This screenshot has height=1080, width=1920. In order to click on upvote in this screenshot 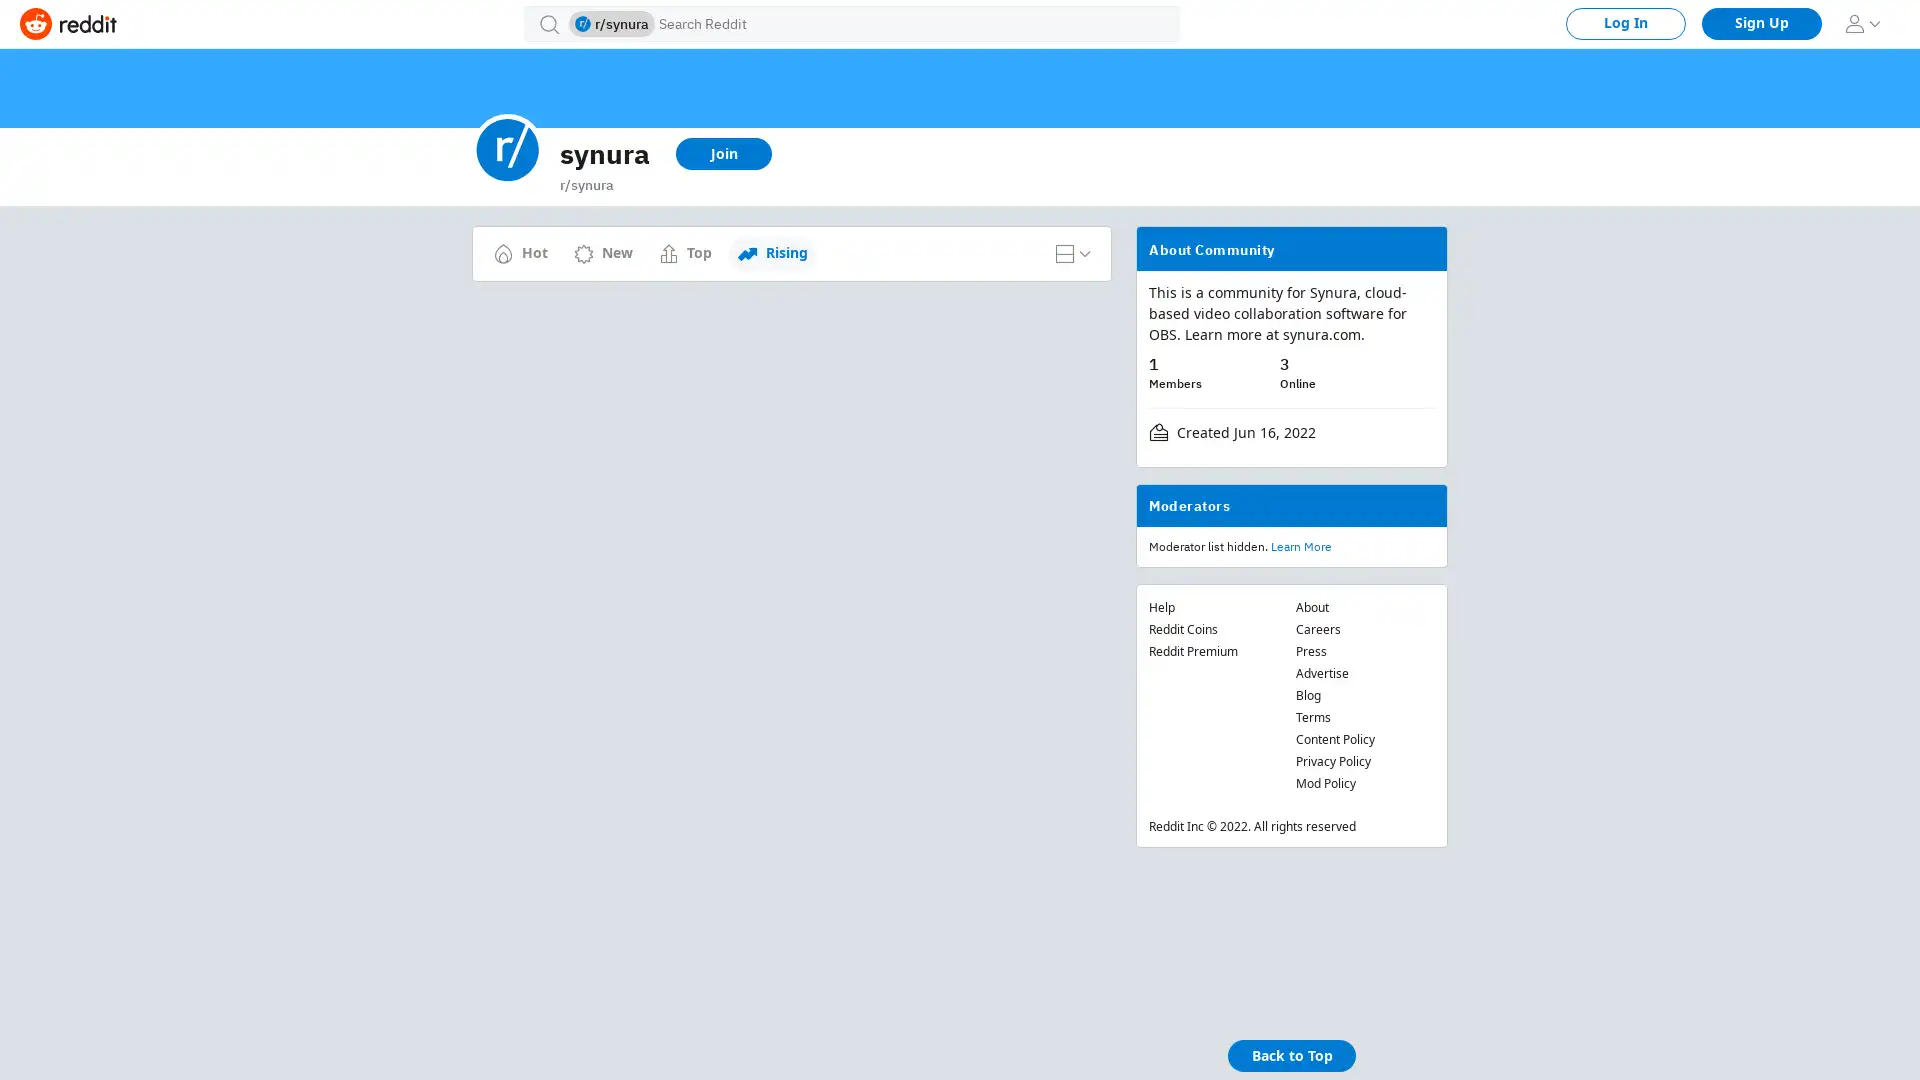, I will do `click(493, 318)`.